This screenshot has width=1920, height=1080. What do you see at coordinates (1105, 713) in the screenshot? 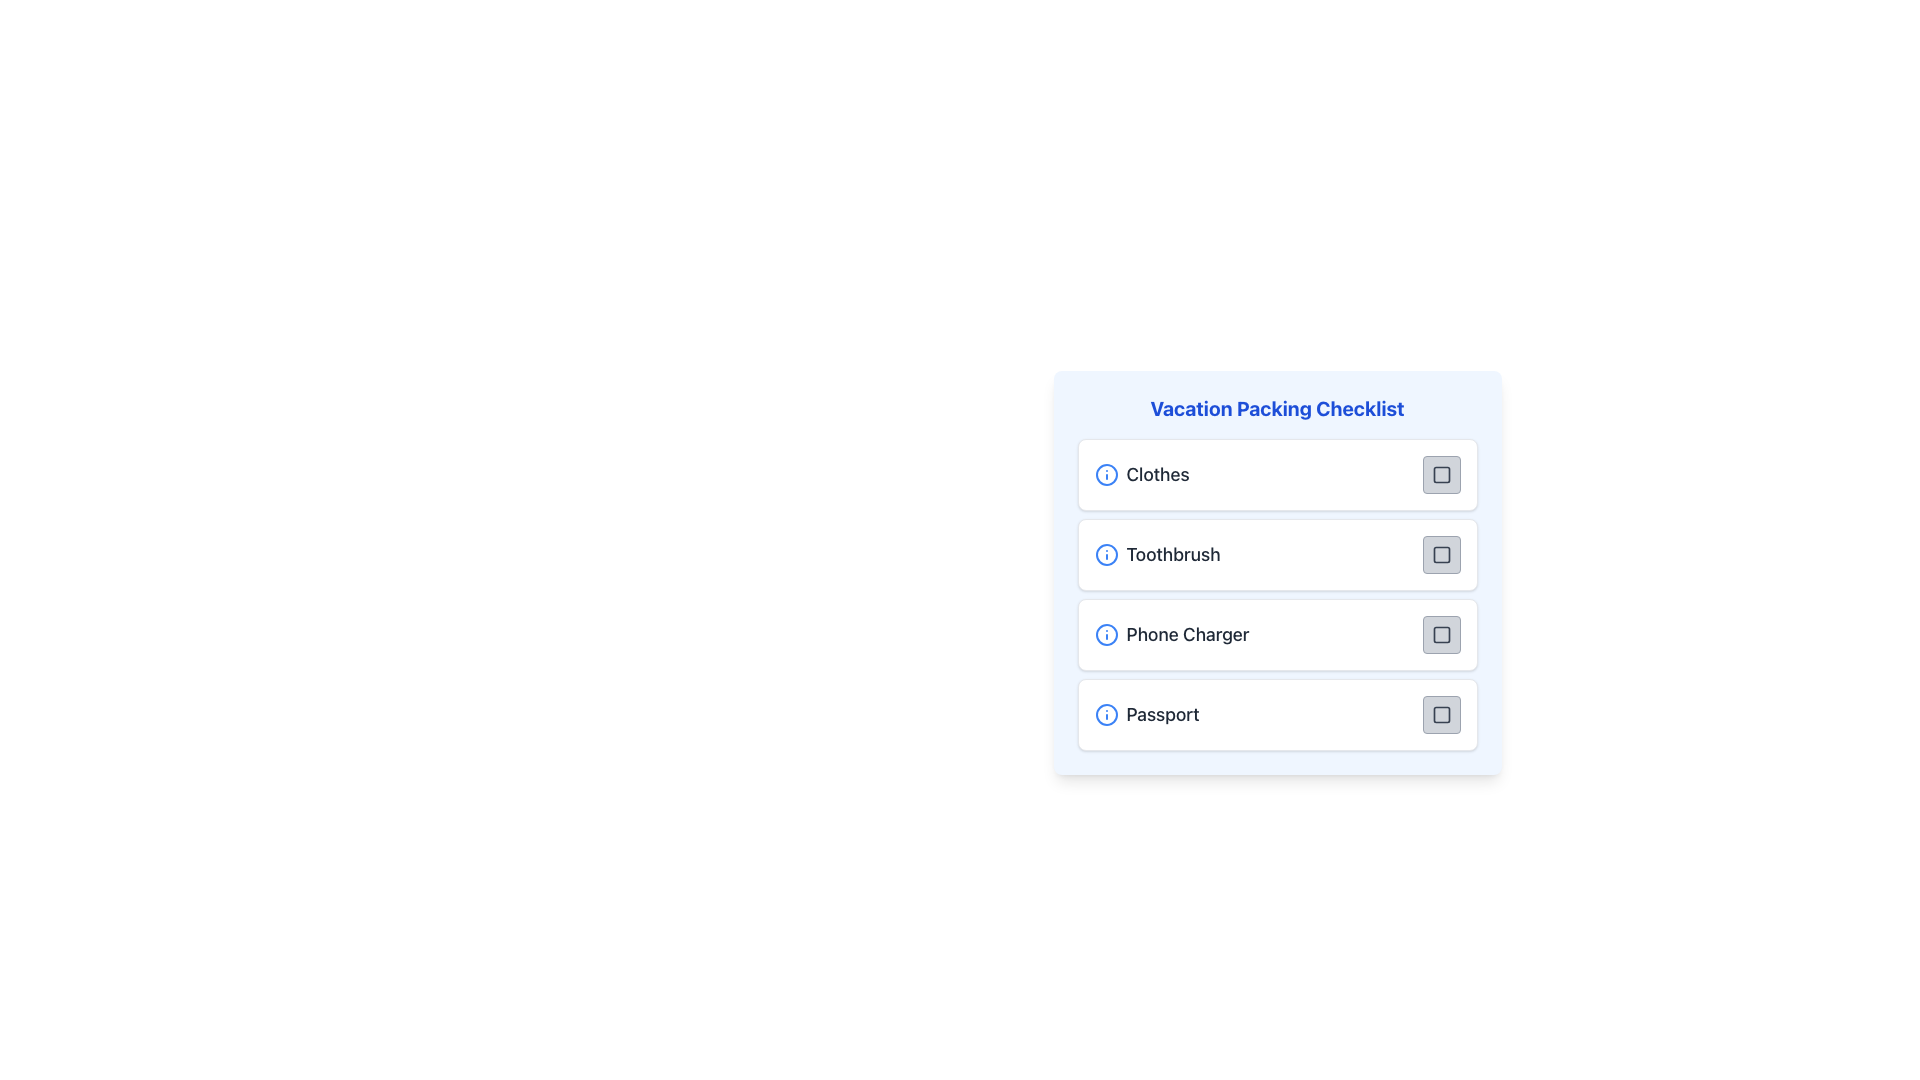
I see `the Circular SVG element with a blue border and red fill located in the 'Passport' row of the checklist interface for its contextual meaning` at bounding box center [1105, 713].